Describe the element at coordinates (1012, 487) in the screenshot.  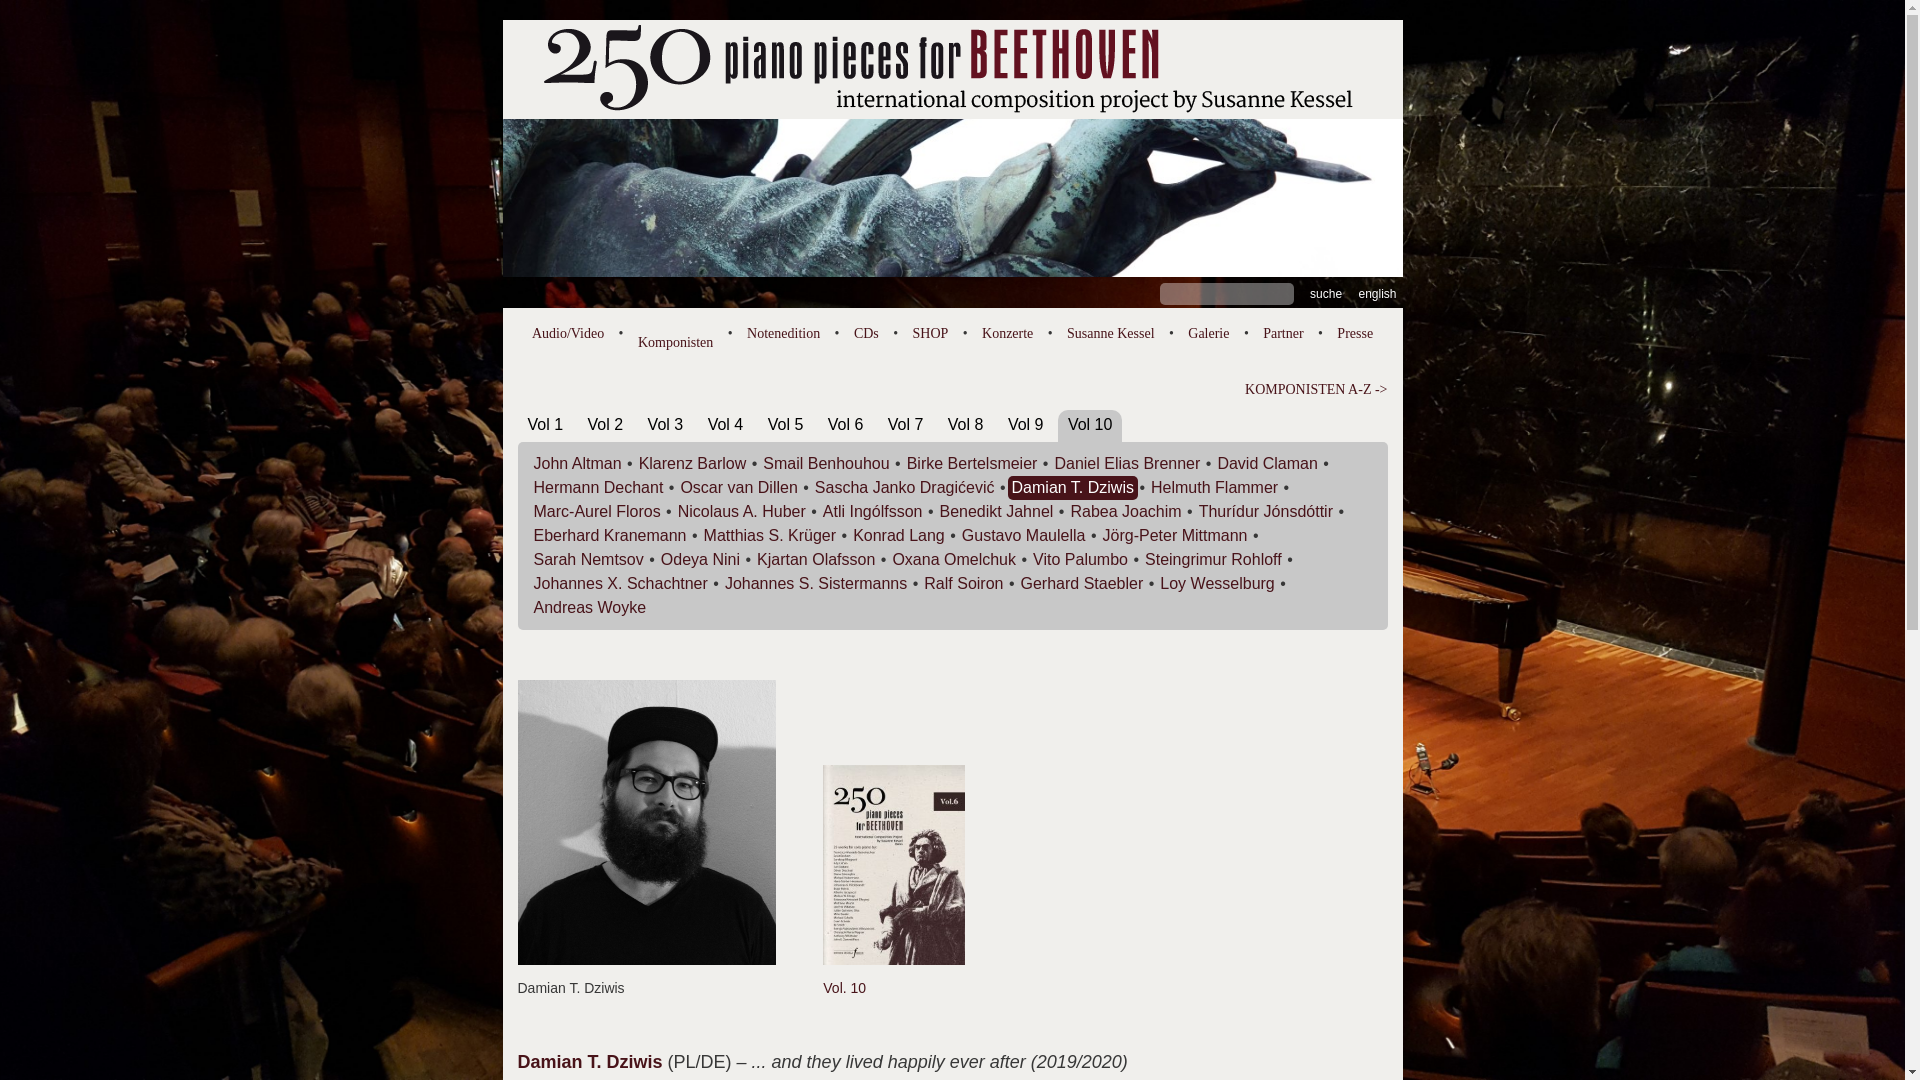
I see `'Damian T. Dziwis'` at that location.